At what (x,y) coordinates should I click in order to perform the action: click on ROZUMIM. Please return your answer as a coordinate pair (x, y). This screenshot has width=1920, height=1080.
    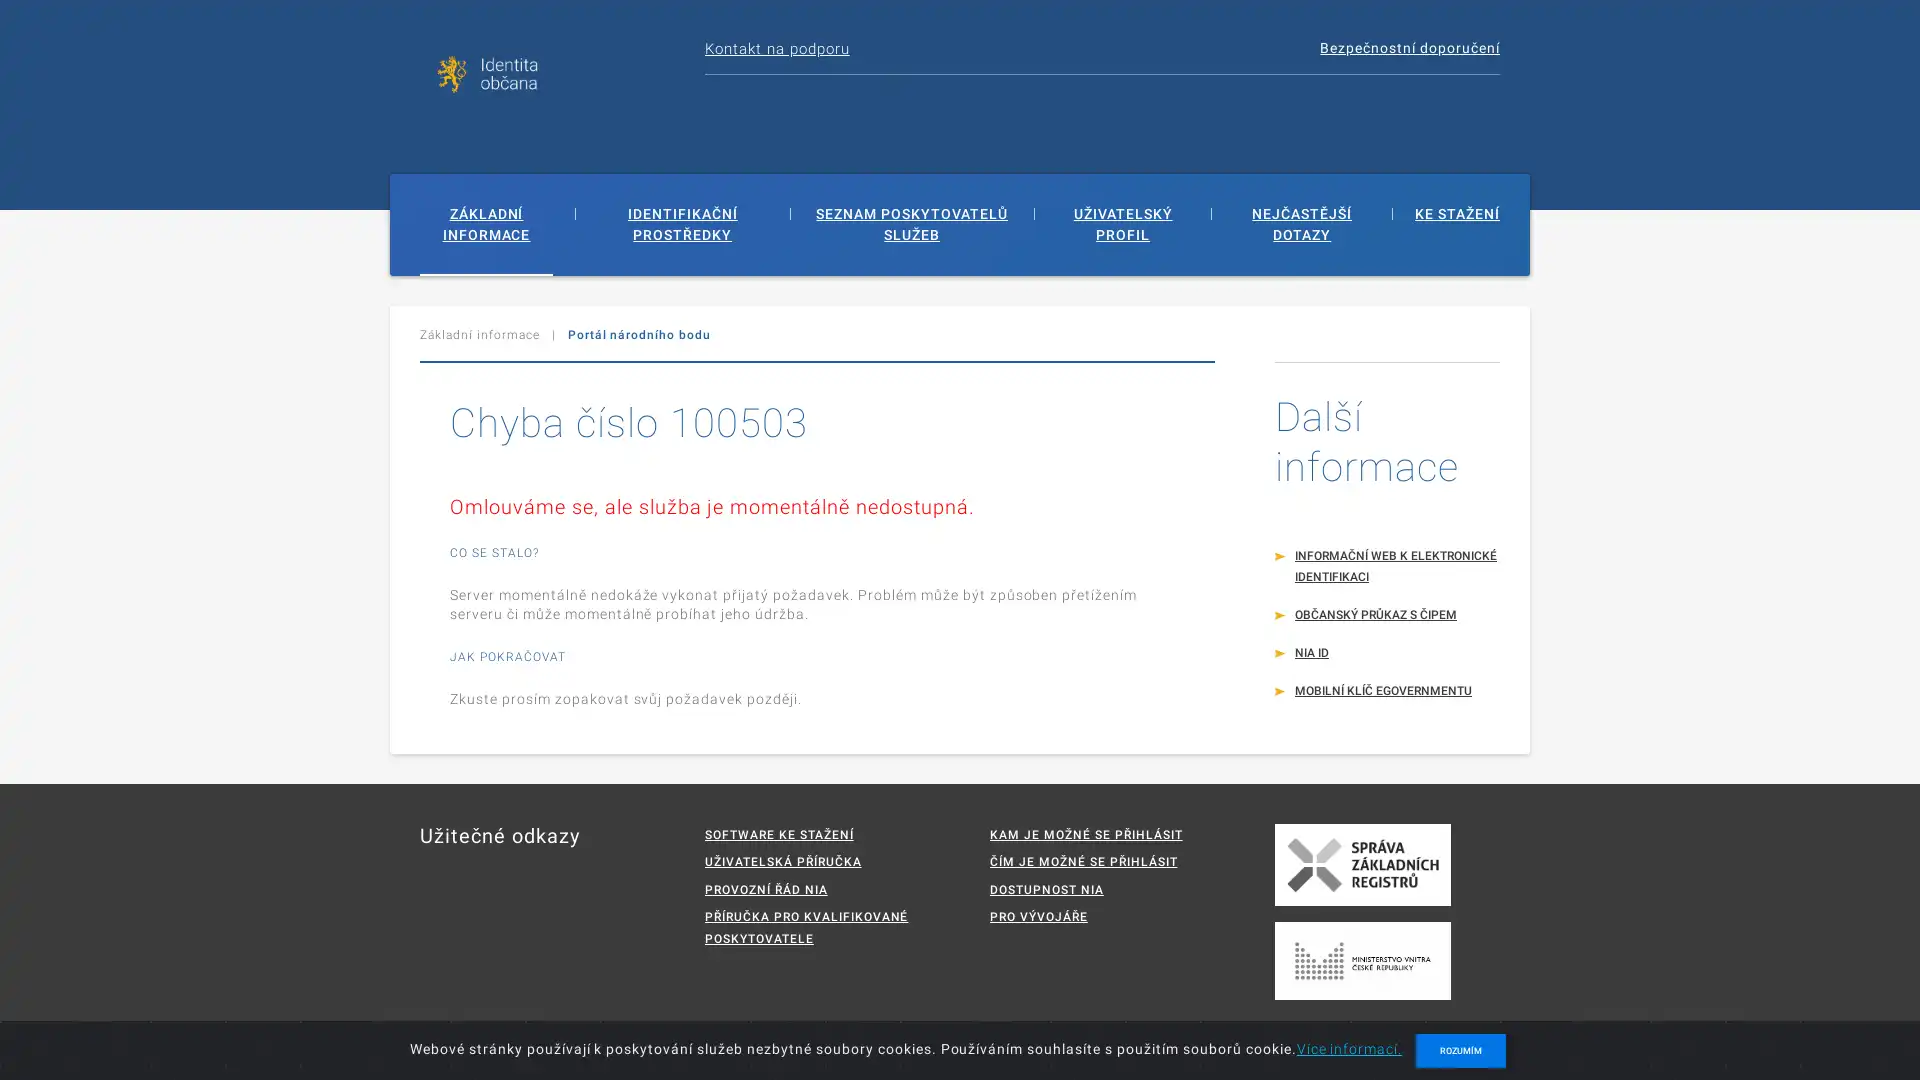
    Looking at the image, I should click on (1460, 1048).